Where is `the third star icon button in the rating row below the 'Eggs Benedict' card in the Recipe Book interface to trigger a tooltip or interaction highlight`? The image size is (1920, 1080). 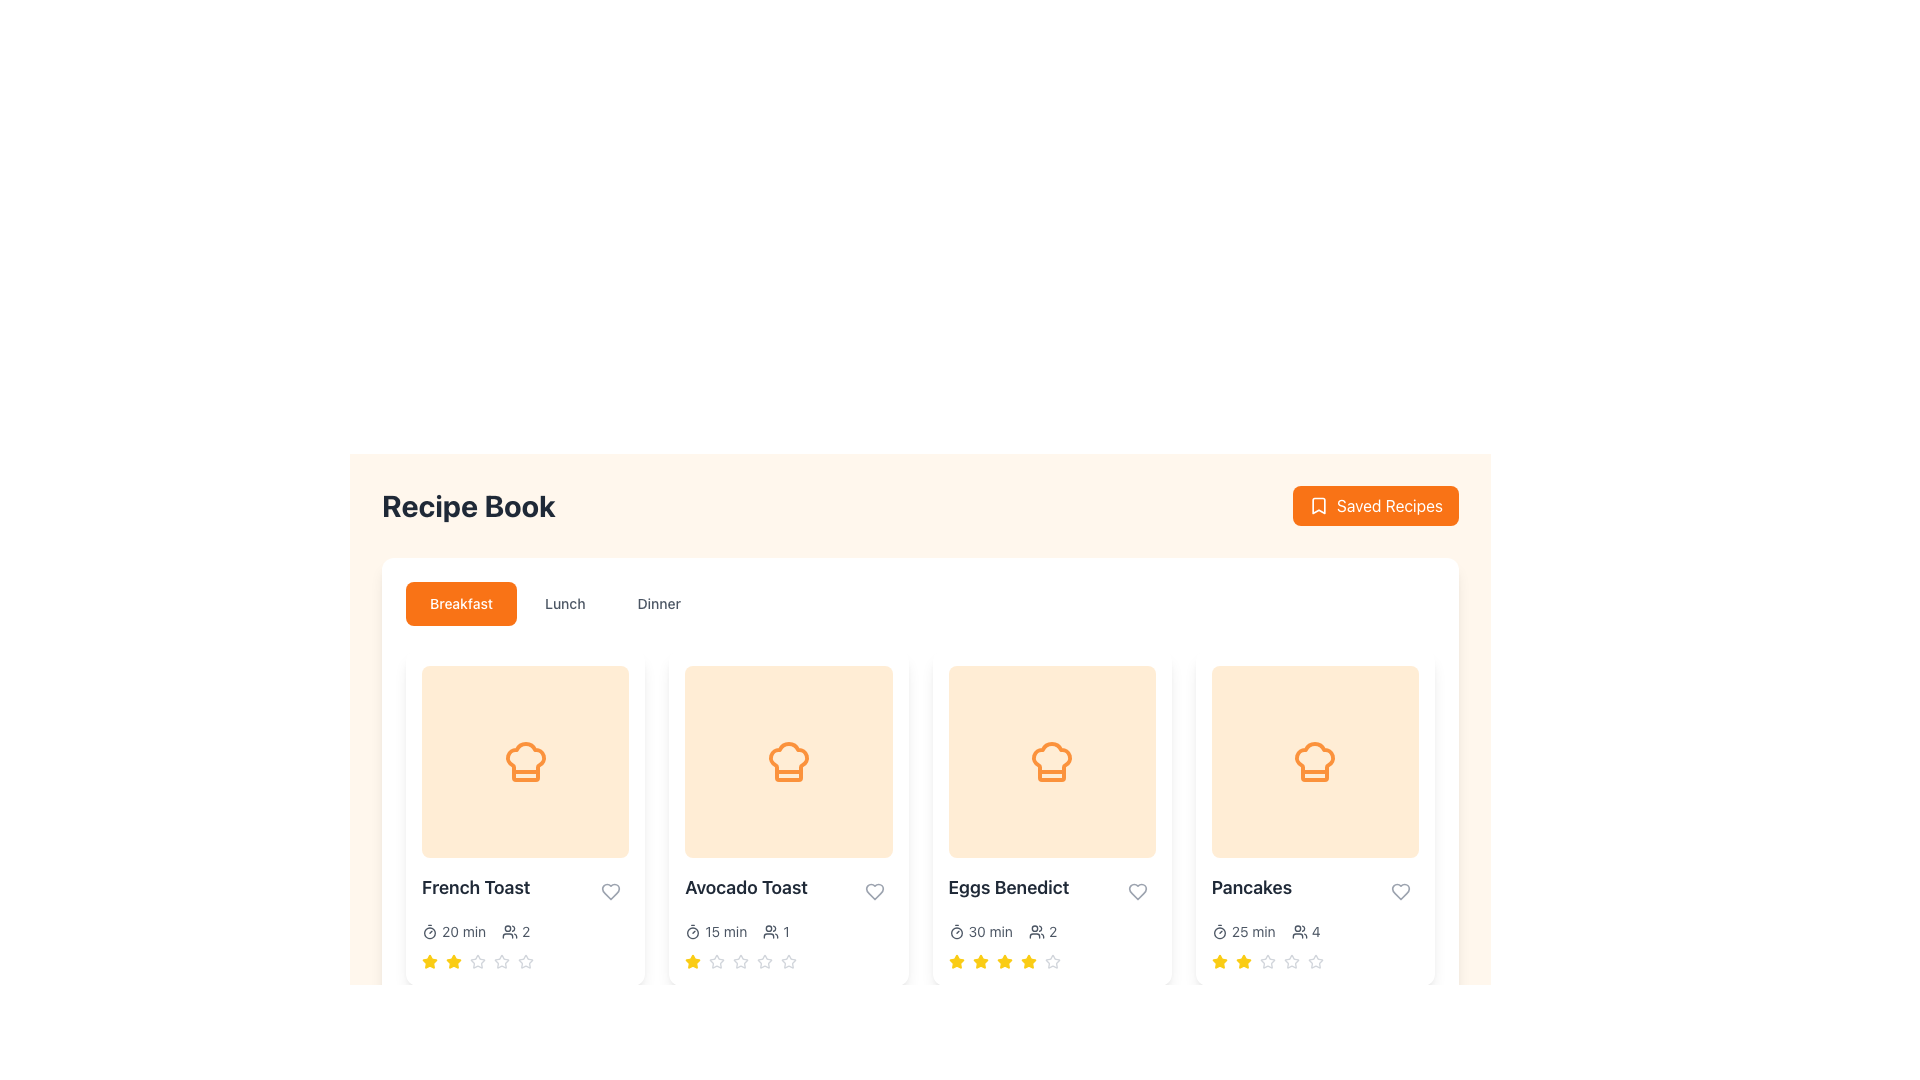 the third star icon button in the rating row below the 'Eggs Benedict' card in the Recipe Book interface to trigger a tooltip or interaction highlight is located at coordinates (980, 960).